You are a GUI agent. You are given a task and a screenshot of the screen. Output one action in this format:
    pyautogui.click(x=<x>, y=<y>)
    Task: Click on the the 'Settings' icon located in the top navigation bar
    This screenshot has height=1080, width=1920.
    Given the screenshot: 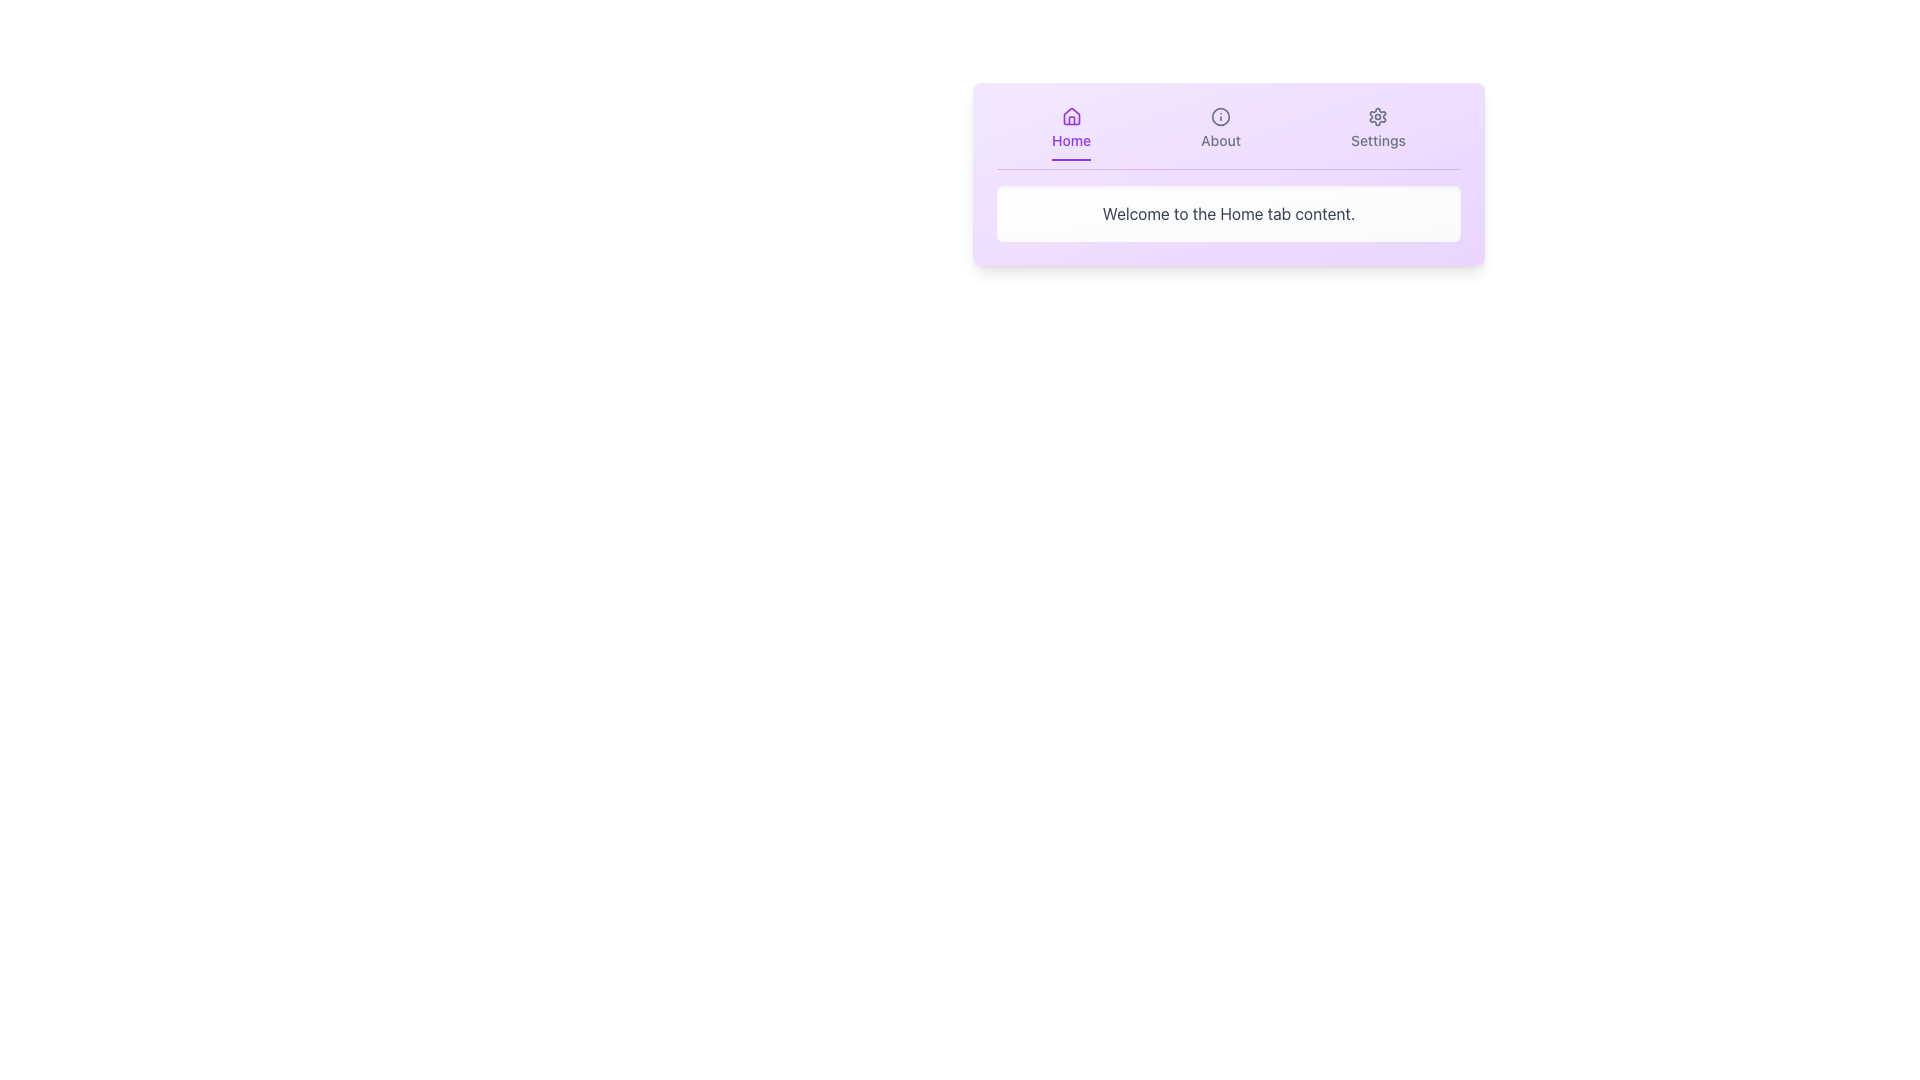 What is the action you would take?
    pyautogui.click(x=1377, y=116)
    